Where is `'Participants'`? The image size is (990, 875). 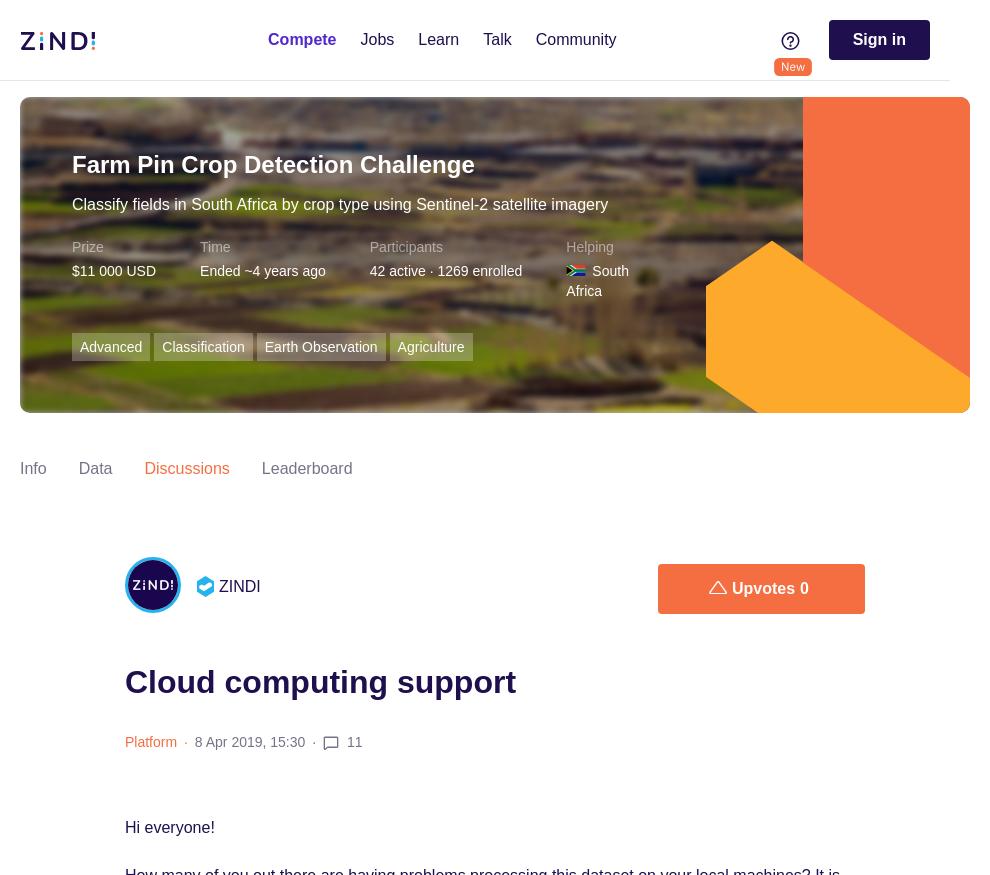
'Participants' is located at coordinates (404, 247).